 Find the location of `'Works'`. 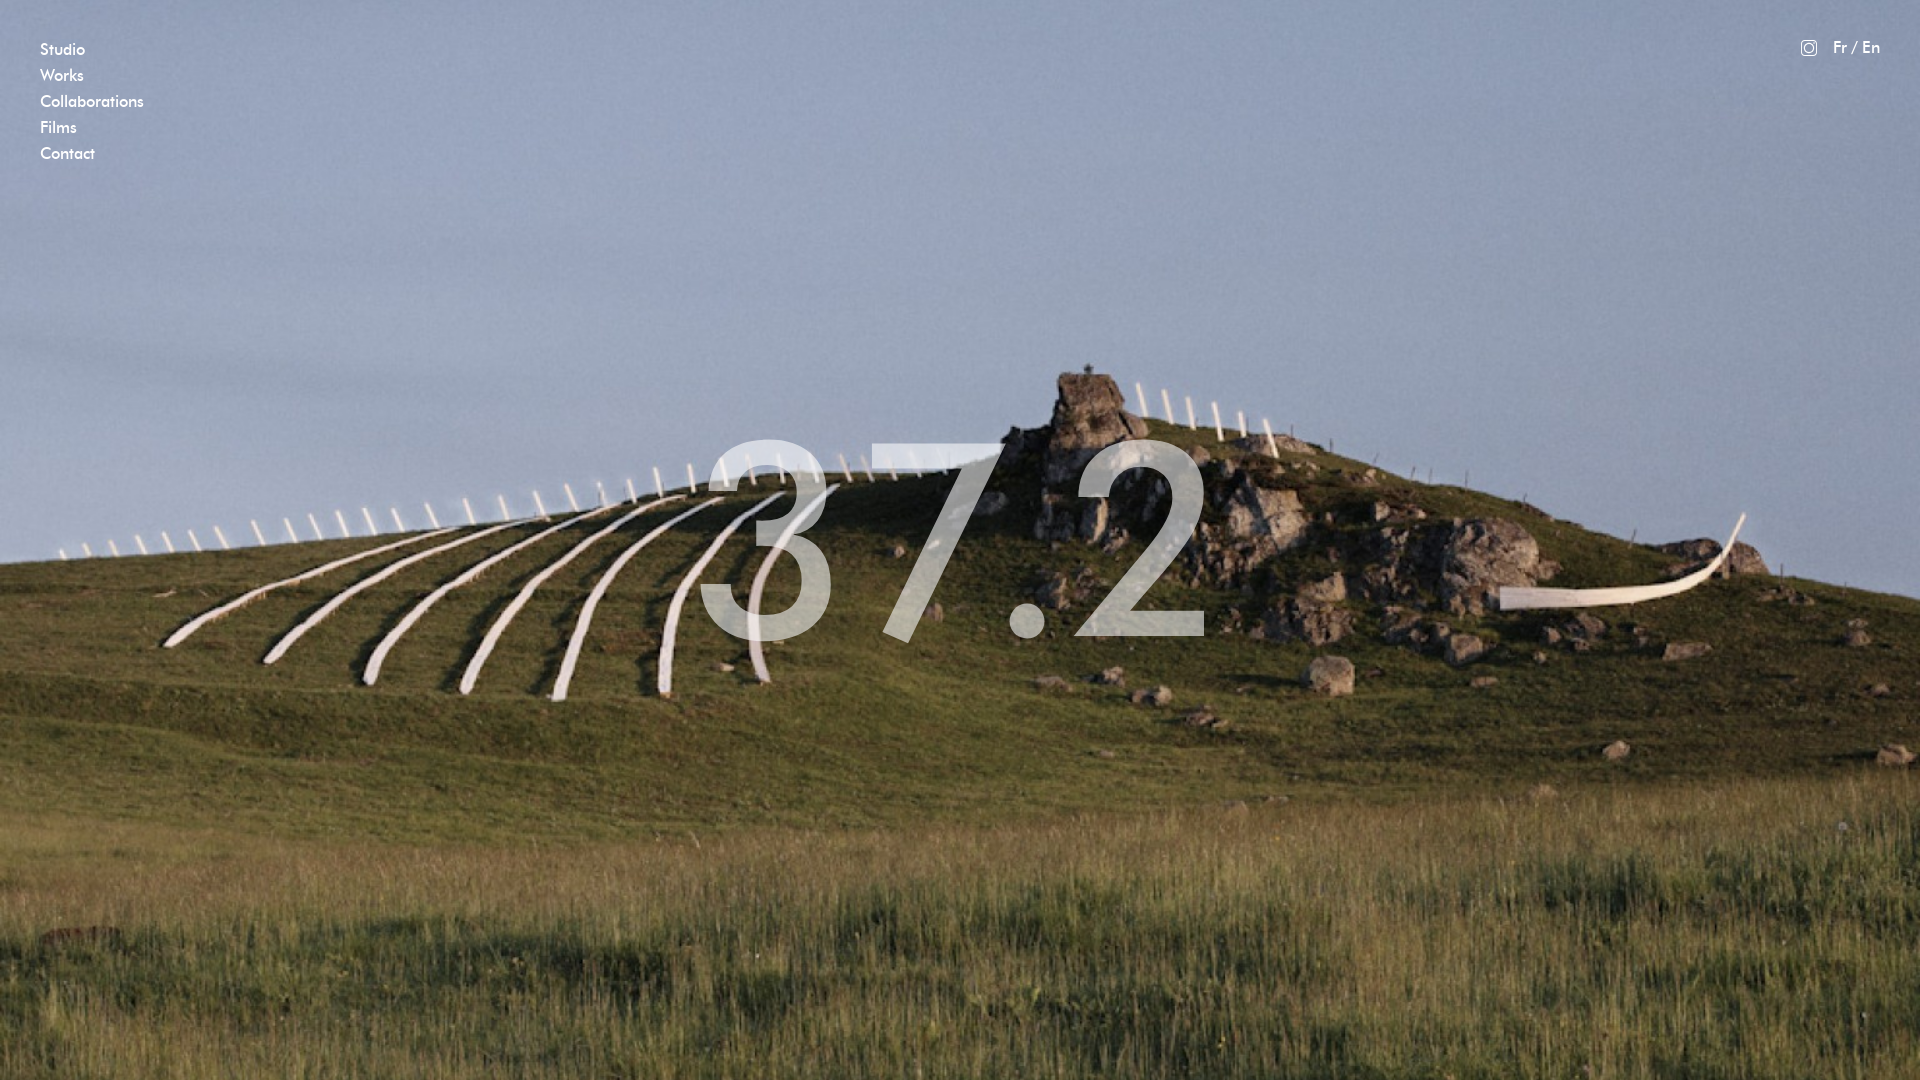

'Works' is located at coordinates (62, 75).